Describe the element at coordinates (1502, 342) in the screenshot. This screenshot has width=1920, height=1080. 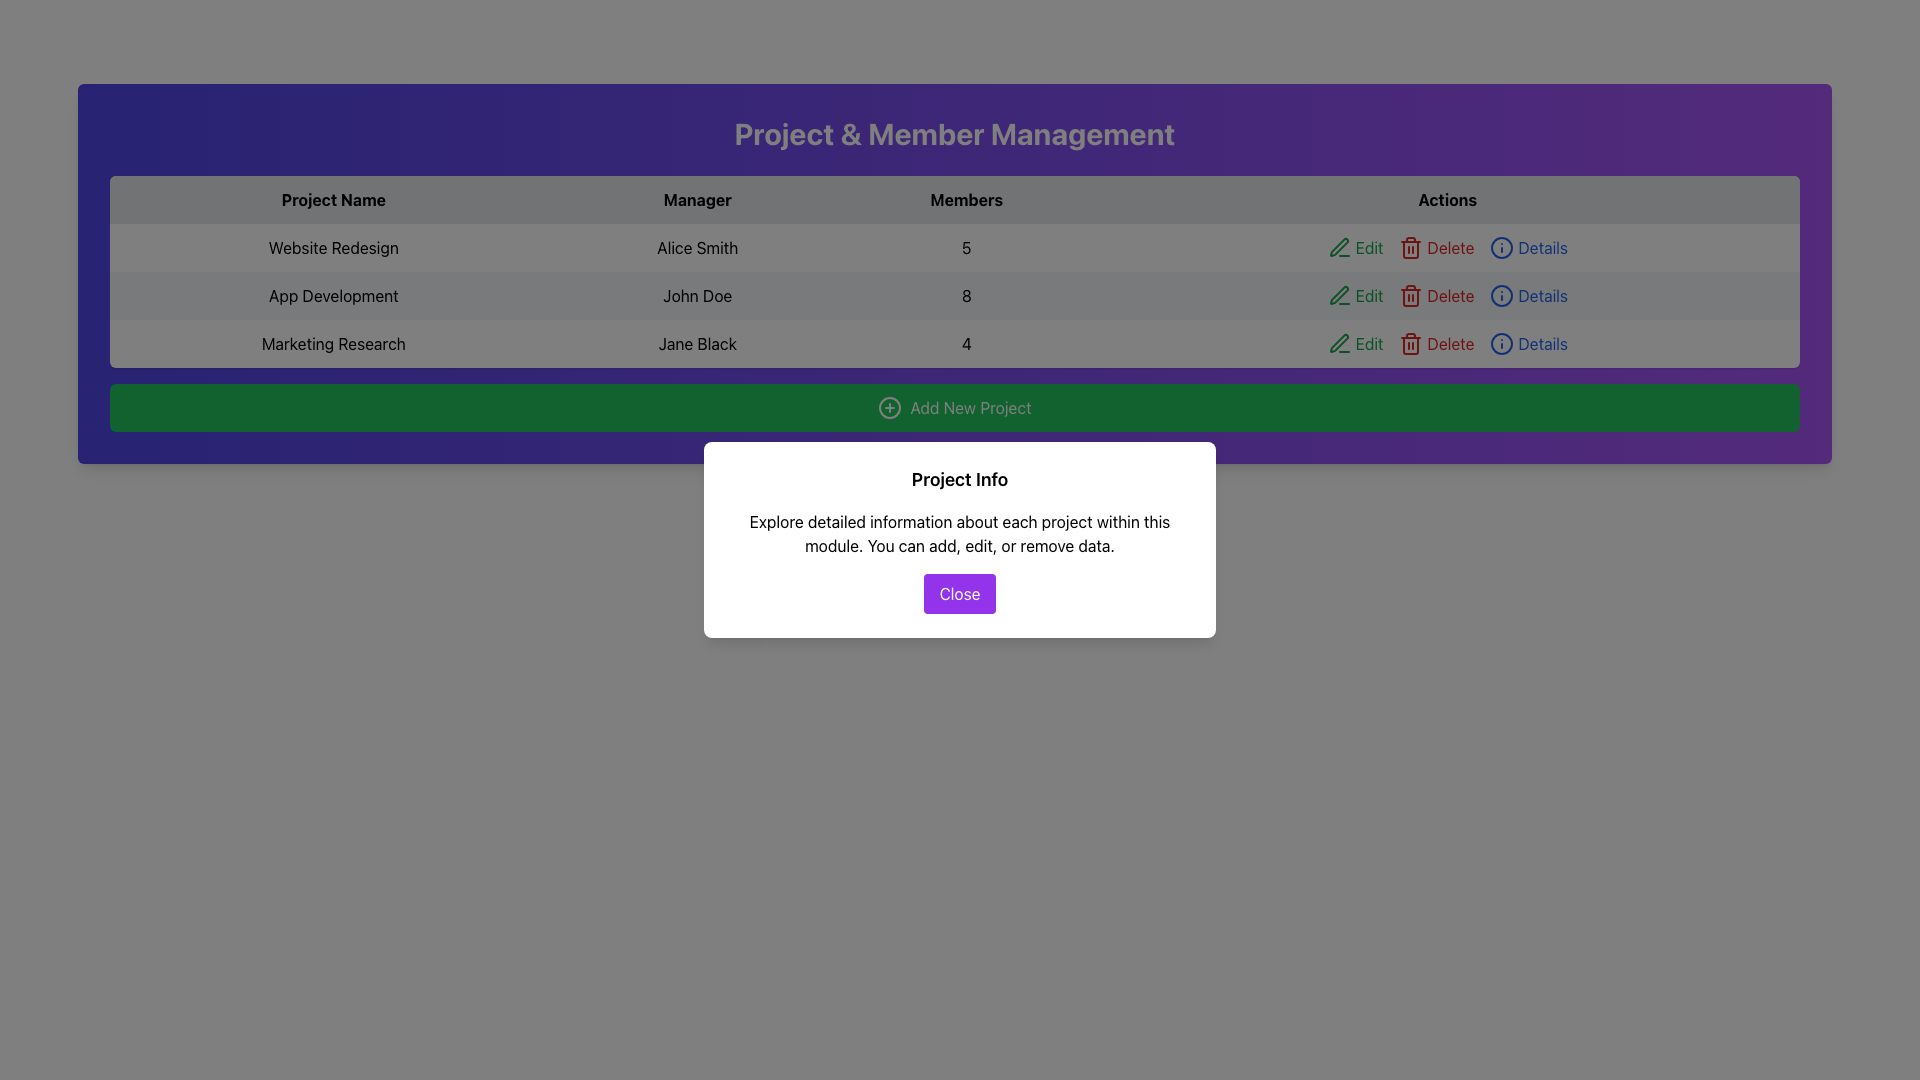
I see `the circular SVG graphic element representing the 'Details' icon in the 'Actions' column of the 'Marketing Research' row in the table` at that location.